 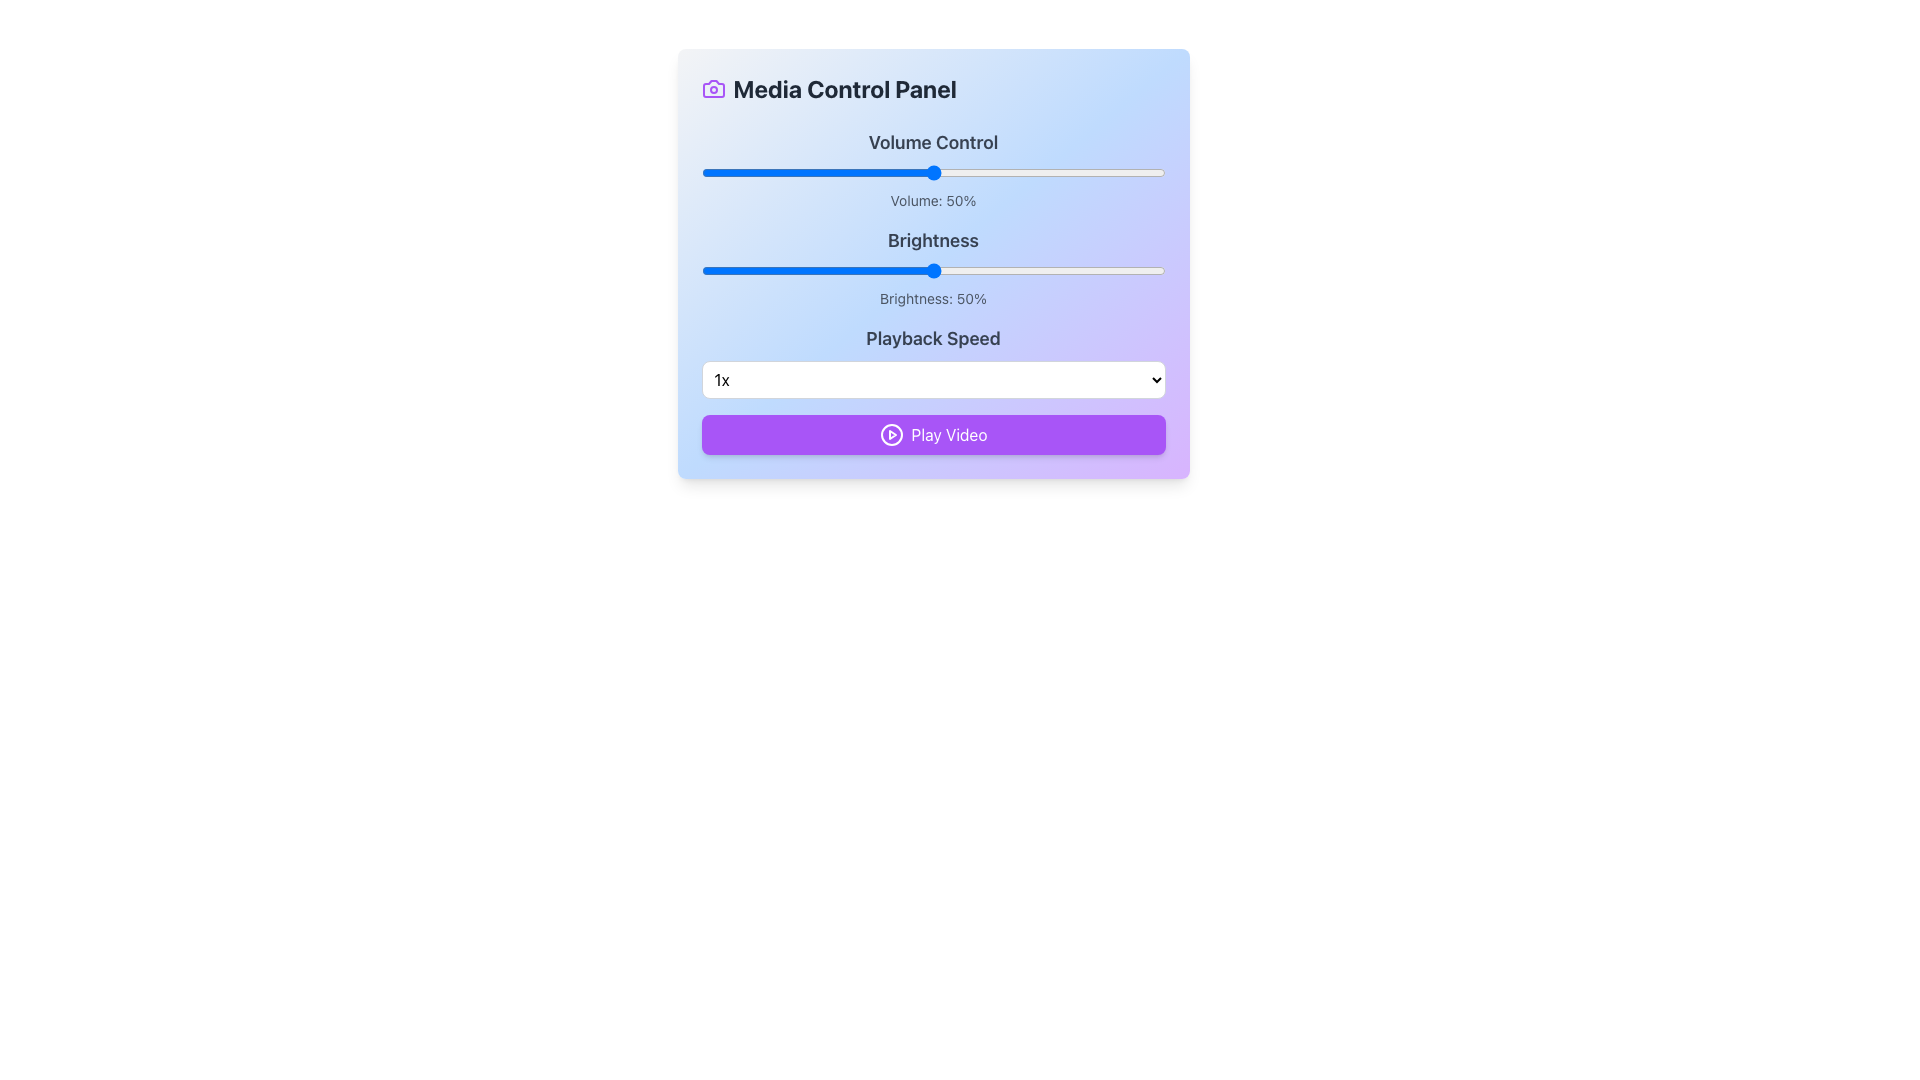 What do you see at coordinates (932, 338) in the screenshot?
I see `the Text Label that describes the dropdown menu for playback speed settings, which is positioned centrally above the dropdown and below the 'Brightness' controls` at bounding box center [932, 338].